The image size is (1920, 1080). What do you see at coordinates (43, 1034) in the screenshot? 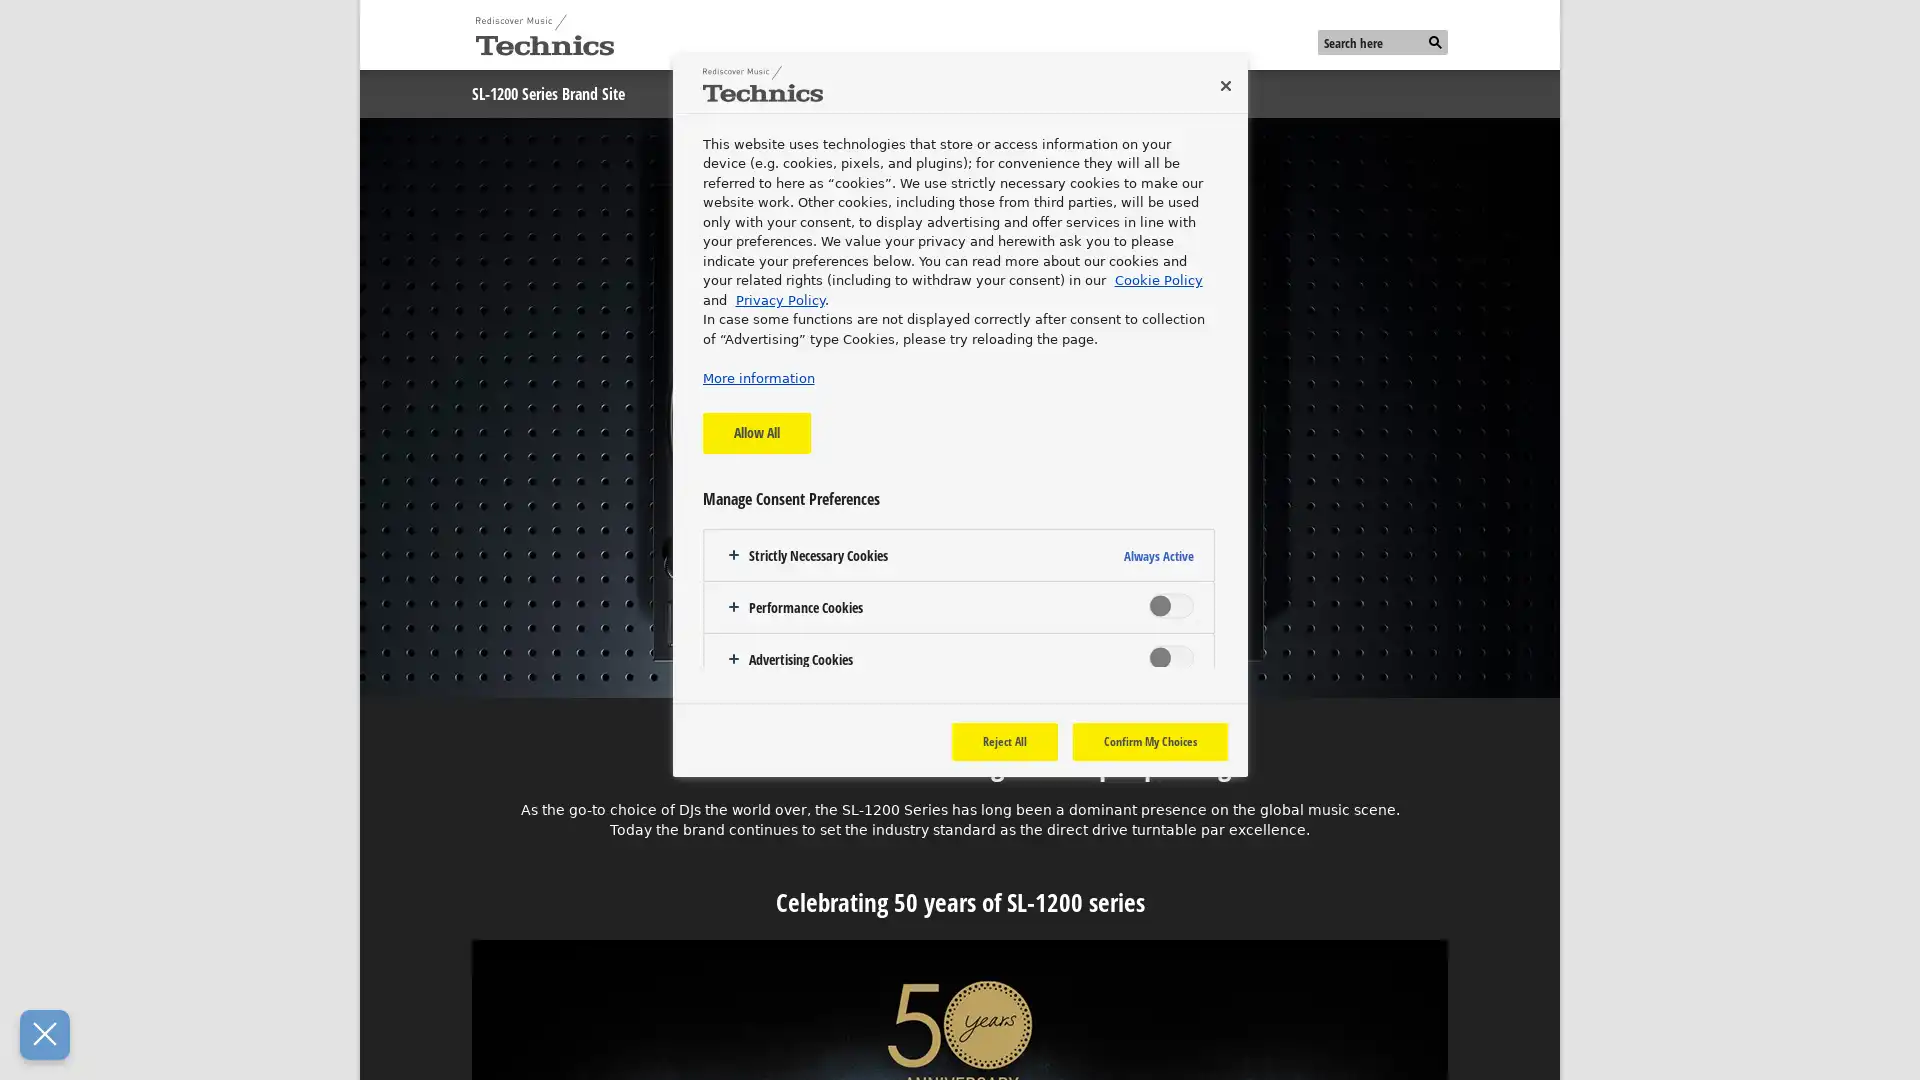
I see `Open Preferences` at bounding box center [43, 1034].